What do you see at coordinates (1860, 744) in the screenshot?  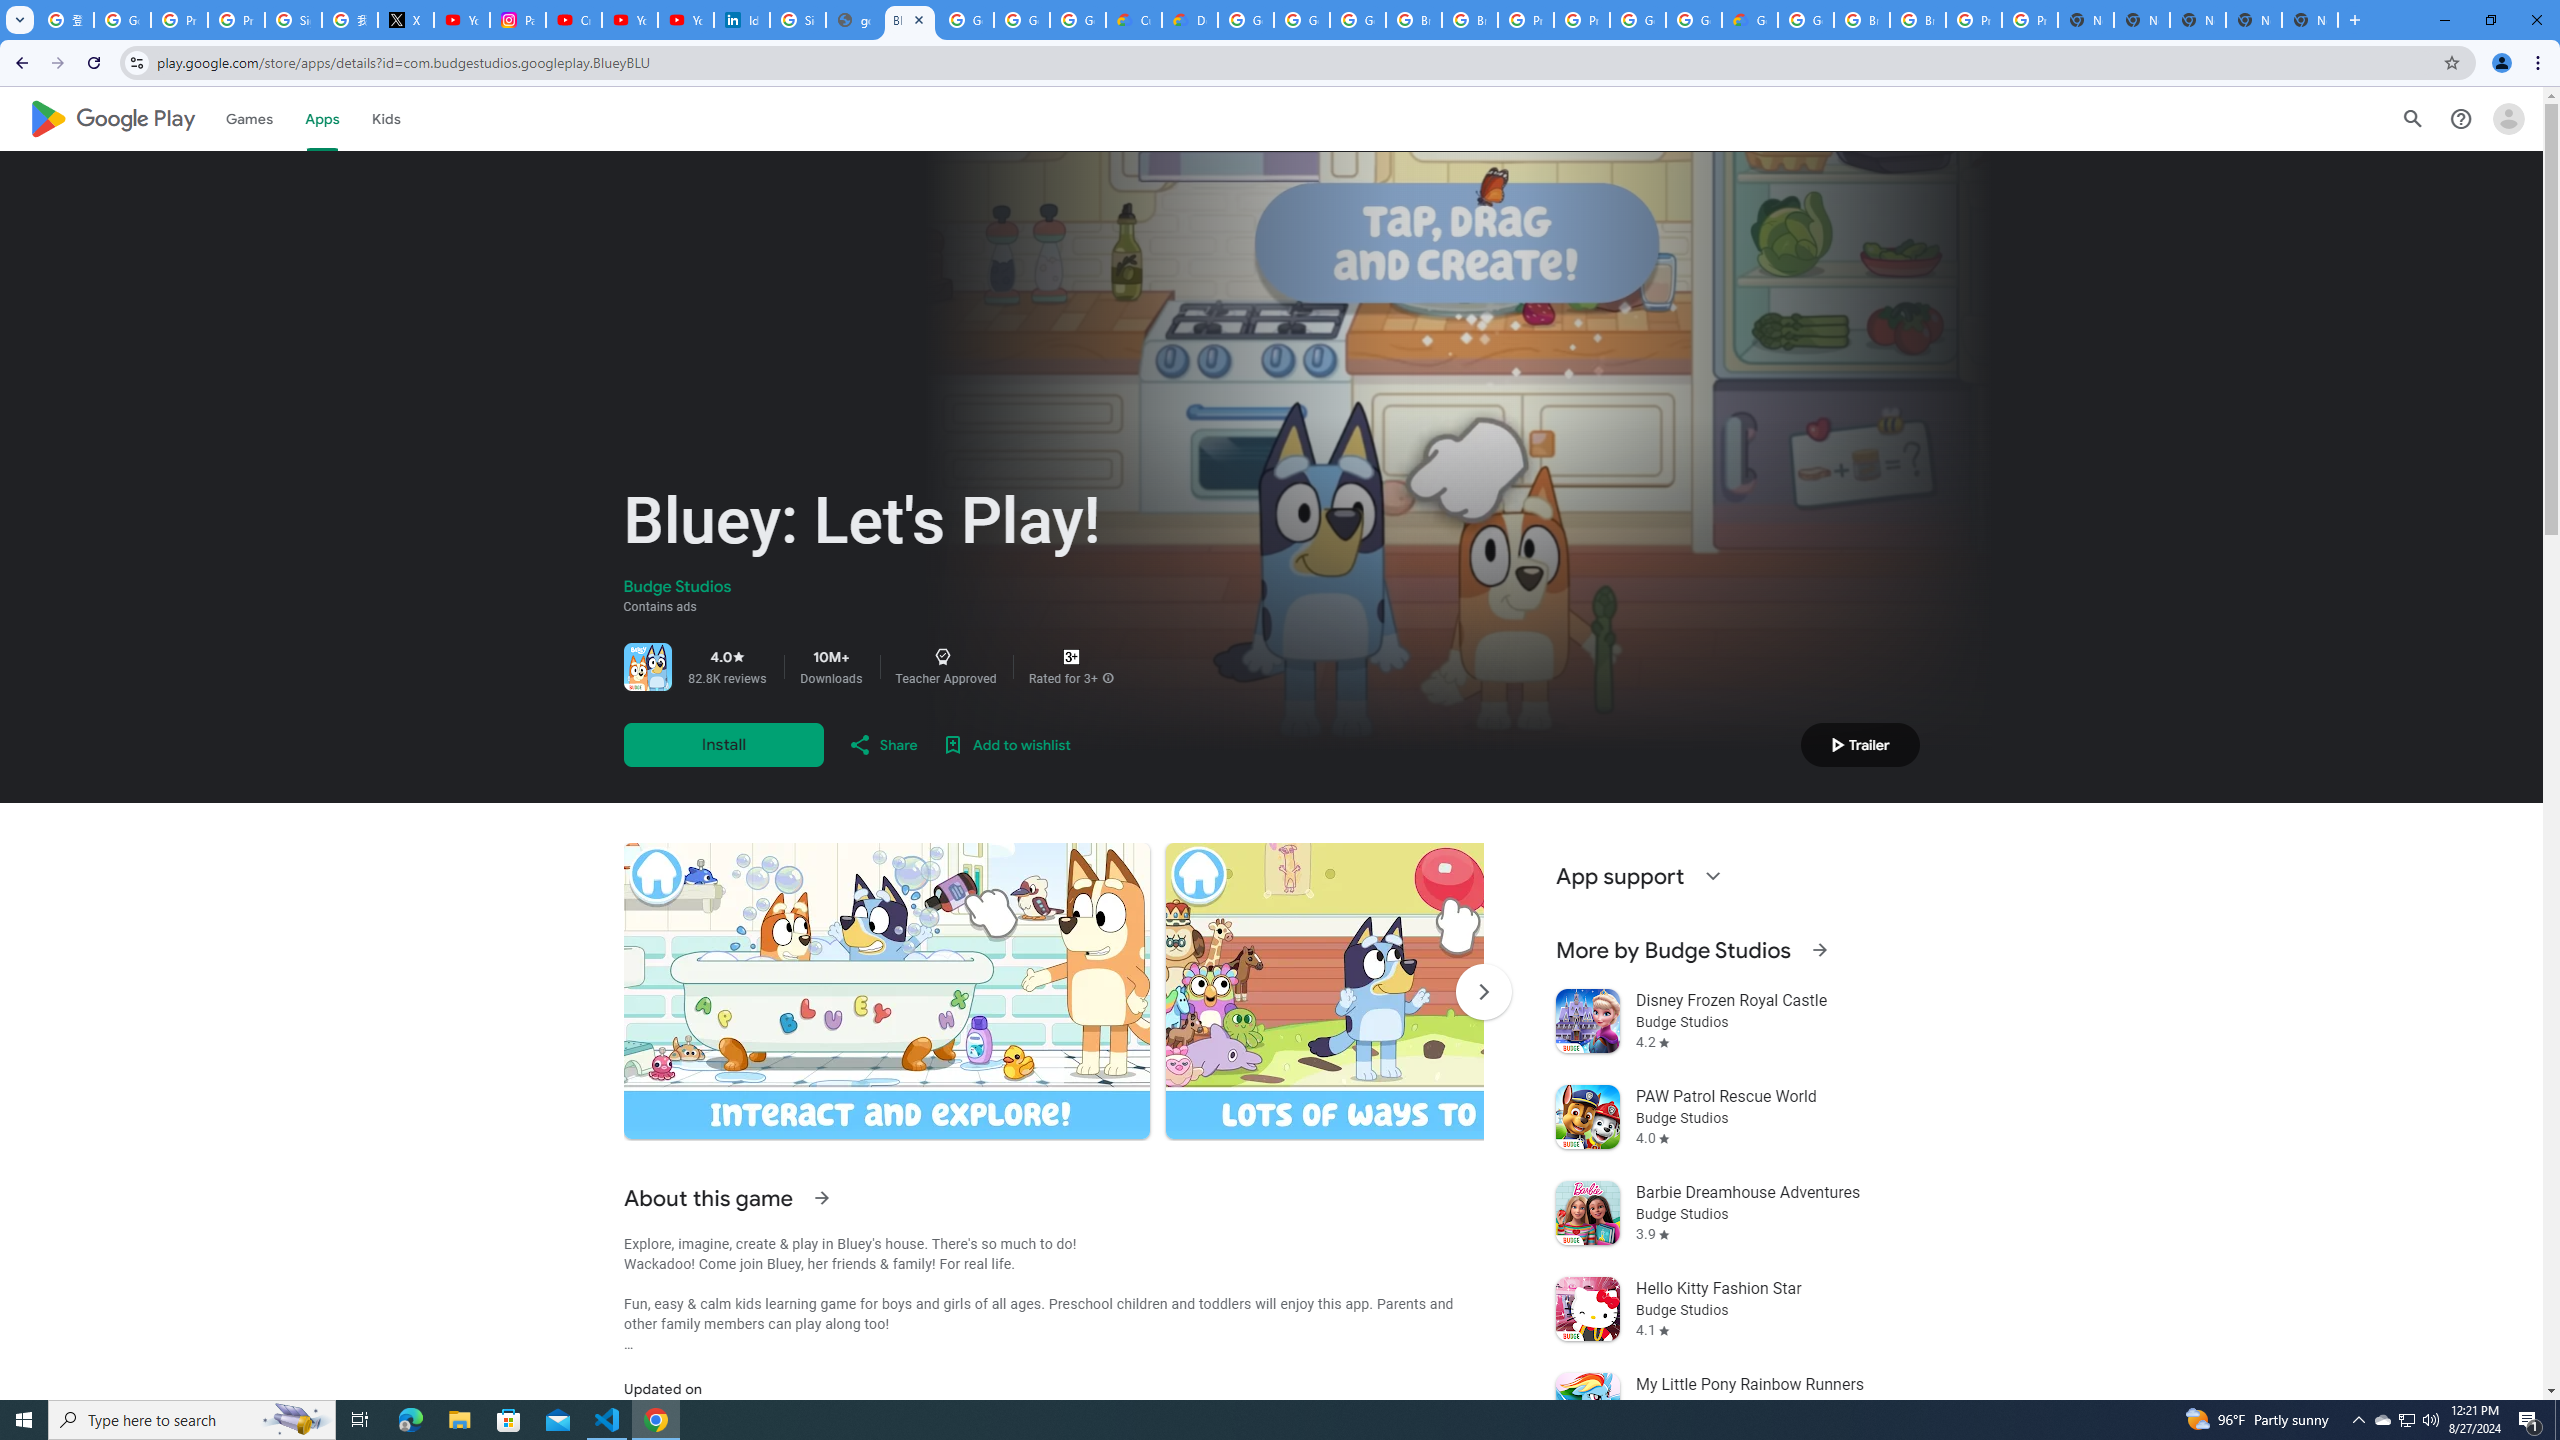 I see `'Play trailer'` at bounding box center [1860, 744].